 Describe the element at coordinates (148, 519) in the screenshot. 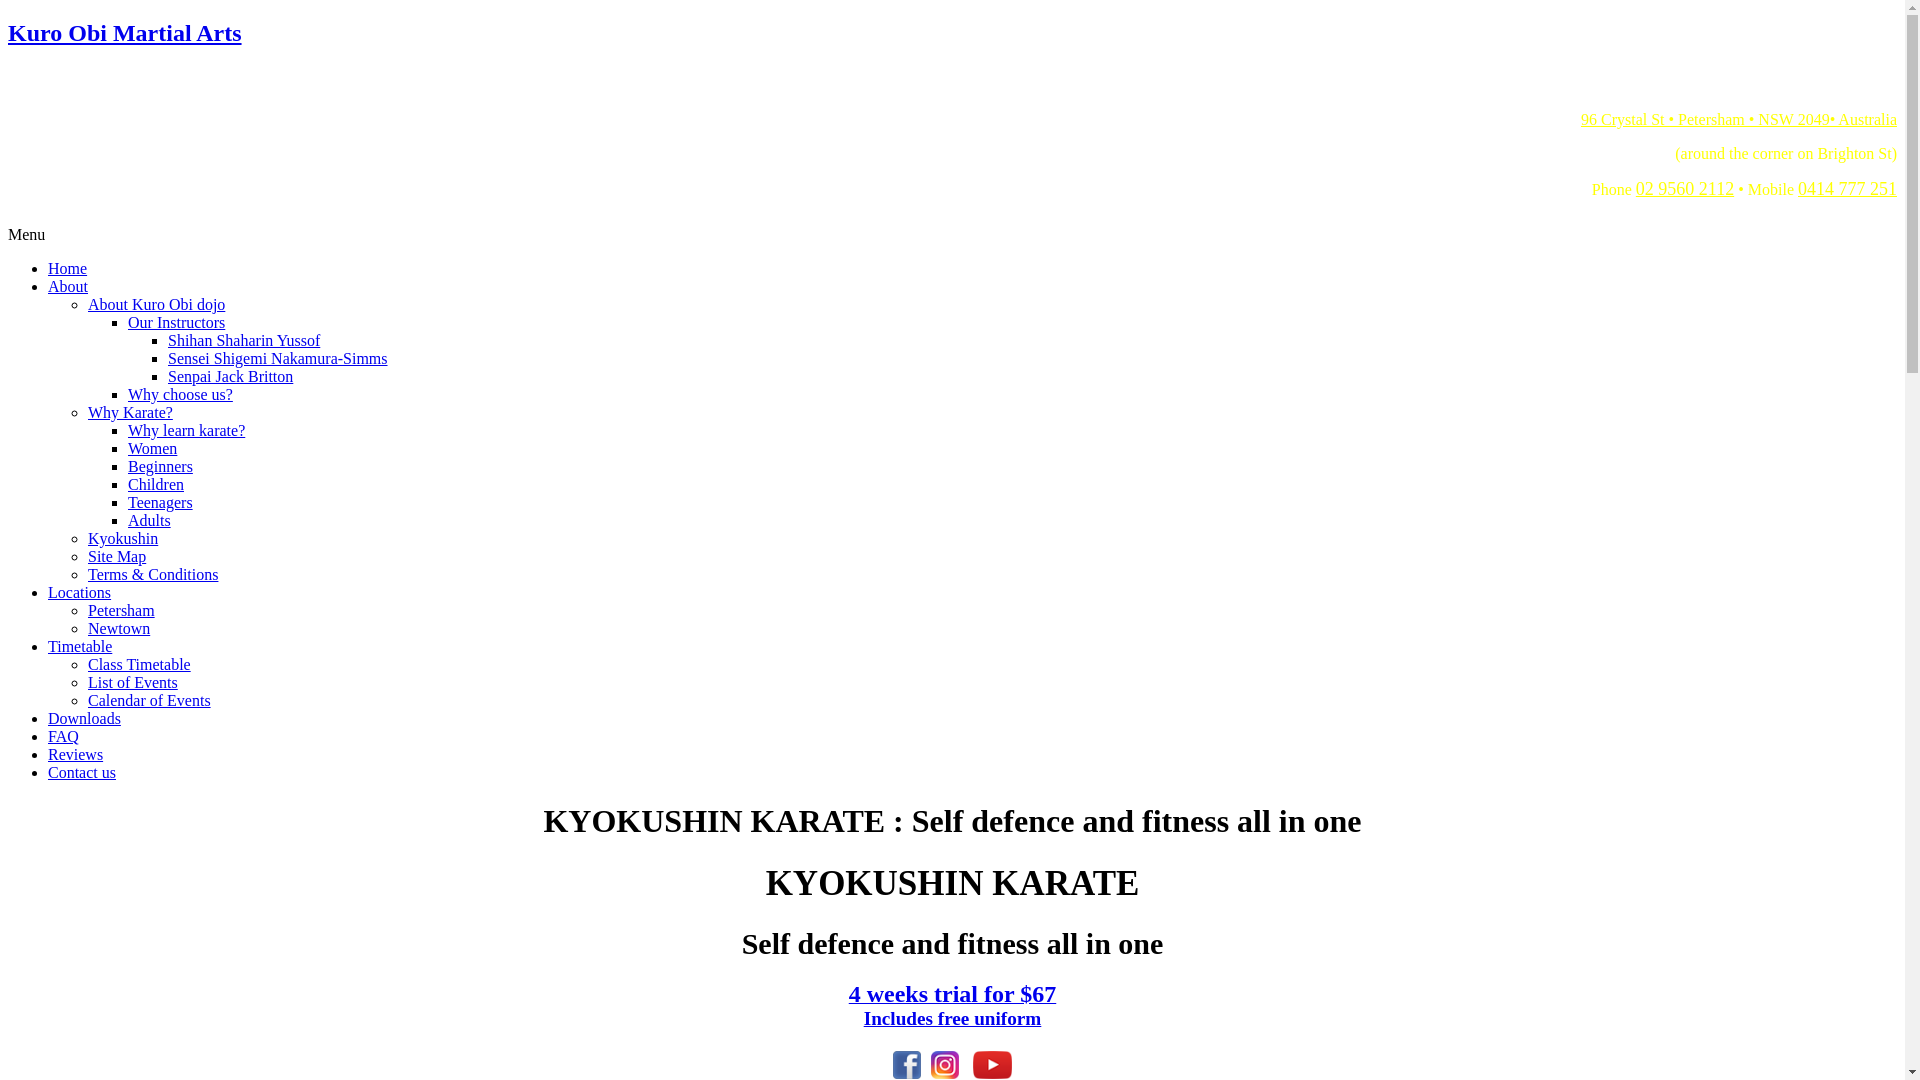

I see `'Adults'` at that location.